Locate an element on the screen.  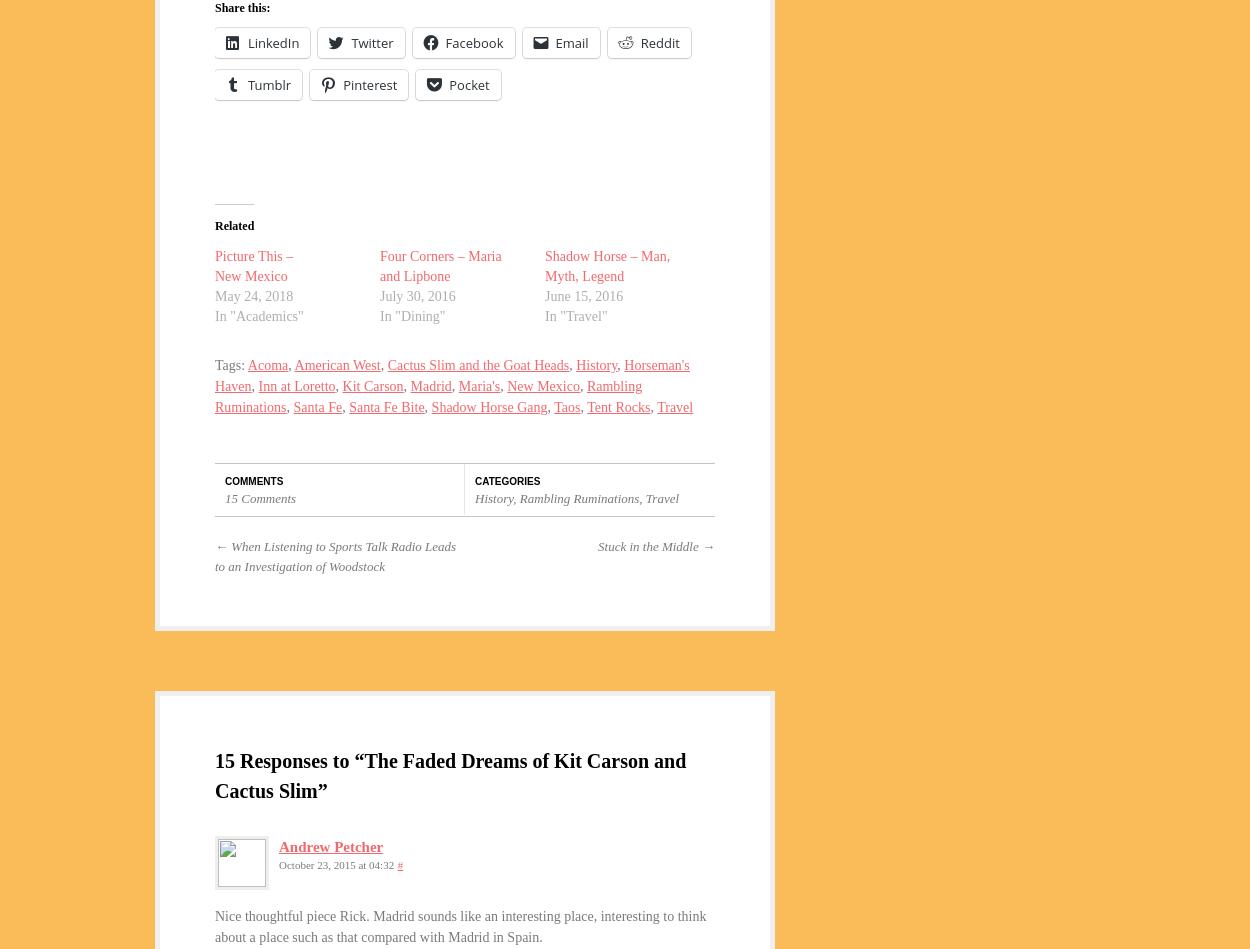
'15 Responses to “The Faded Dreams of Kit Carson and Cactus Slim”' is located at coordinates (449, 775).